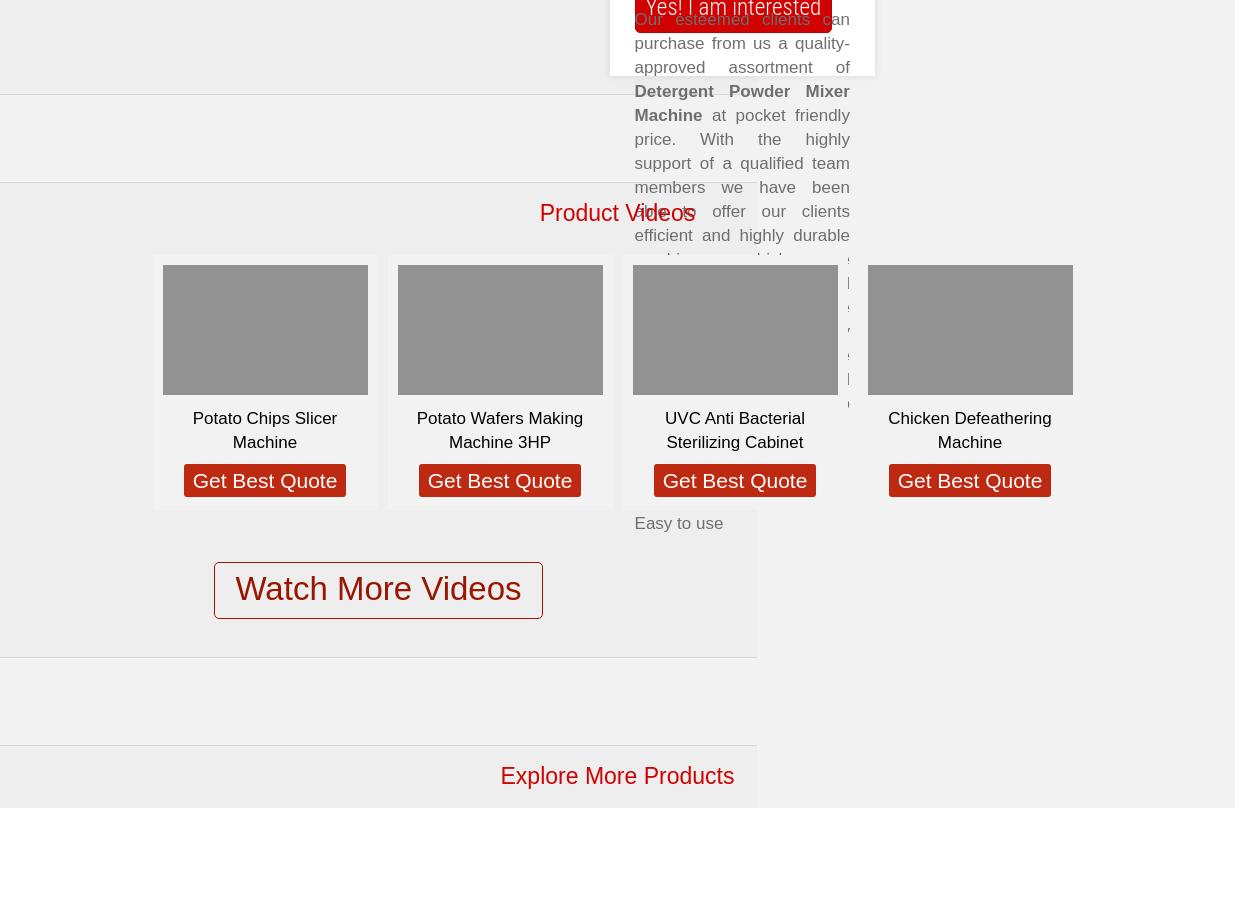  What do you see at coordinates (678, 523) in the screenshot?
I see `'Easy to use'` at bounding box center [678, 523].